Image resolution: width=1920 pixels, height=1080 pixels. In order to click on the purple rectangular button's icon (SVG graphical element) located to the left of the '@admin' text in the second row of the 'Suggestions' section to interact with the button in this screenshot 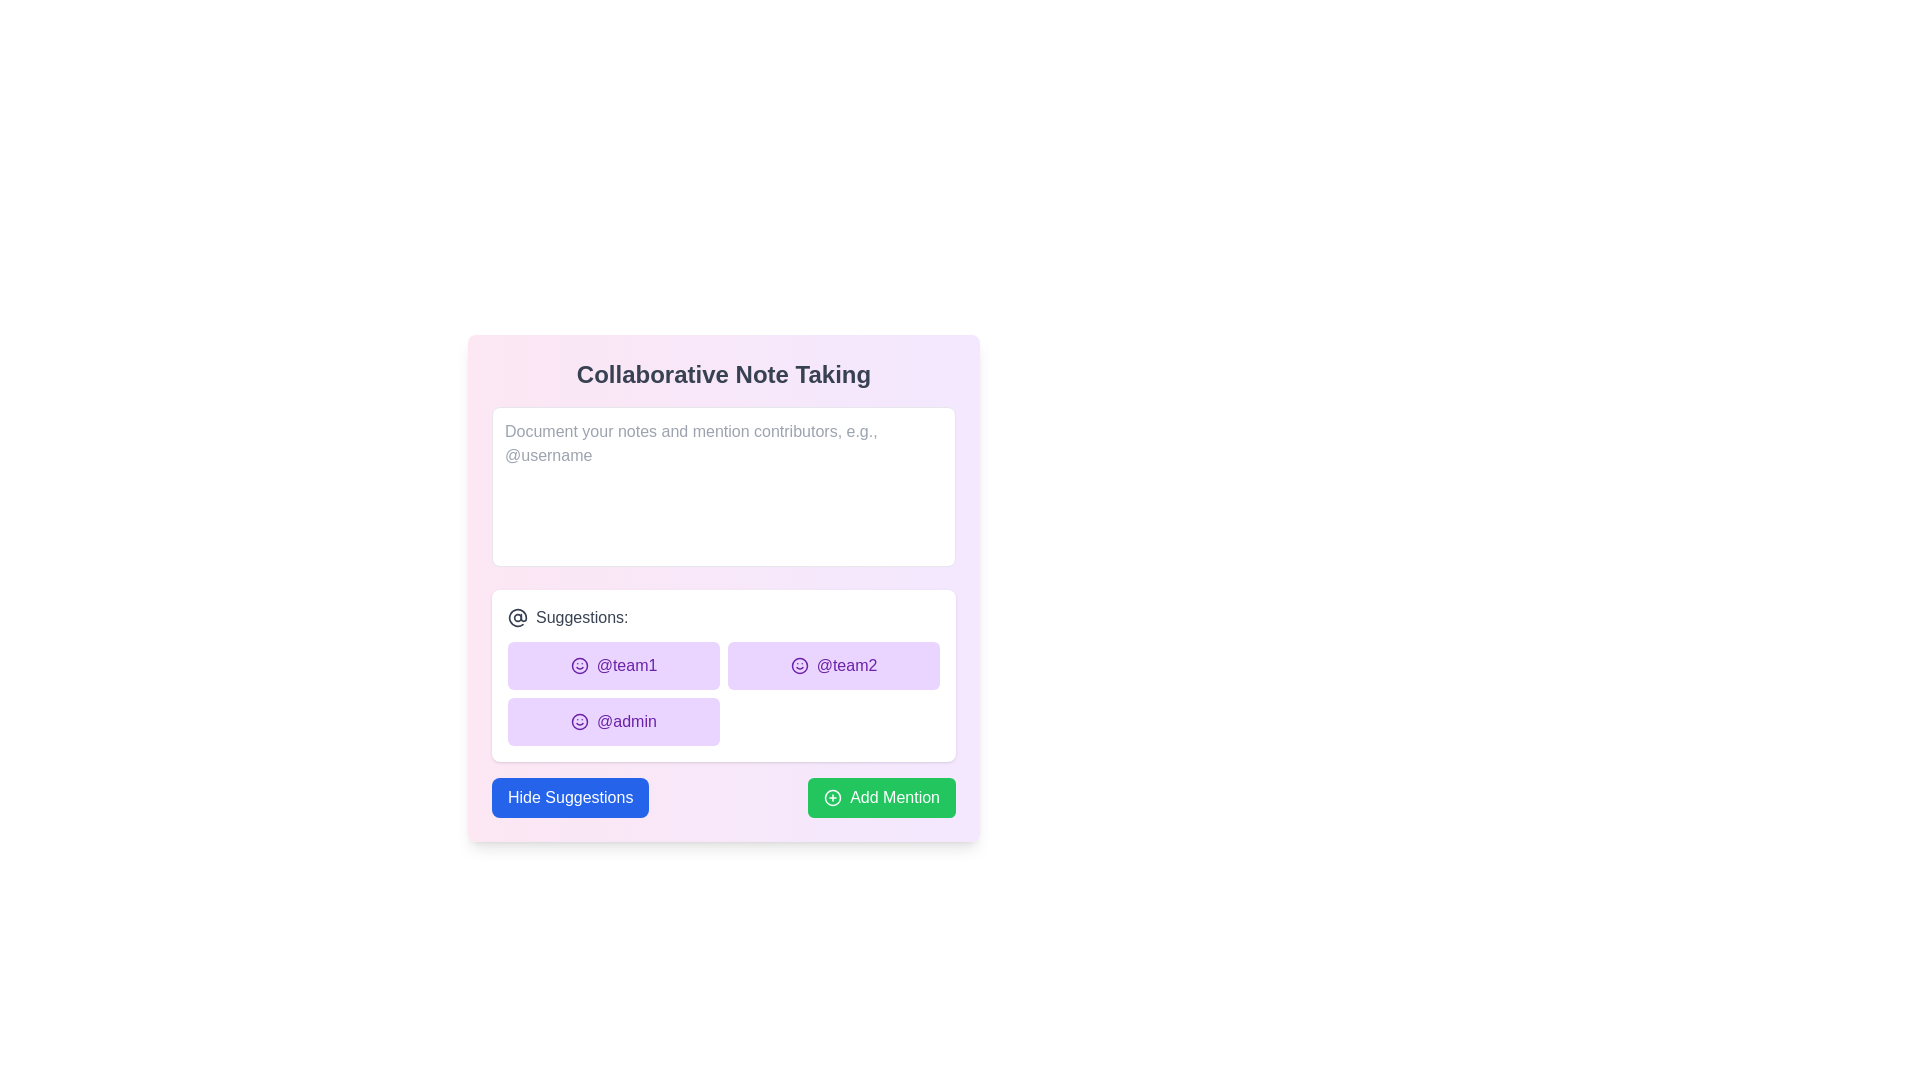, I will do `click(579, 721)`.